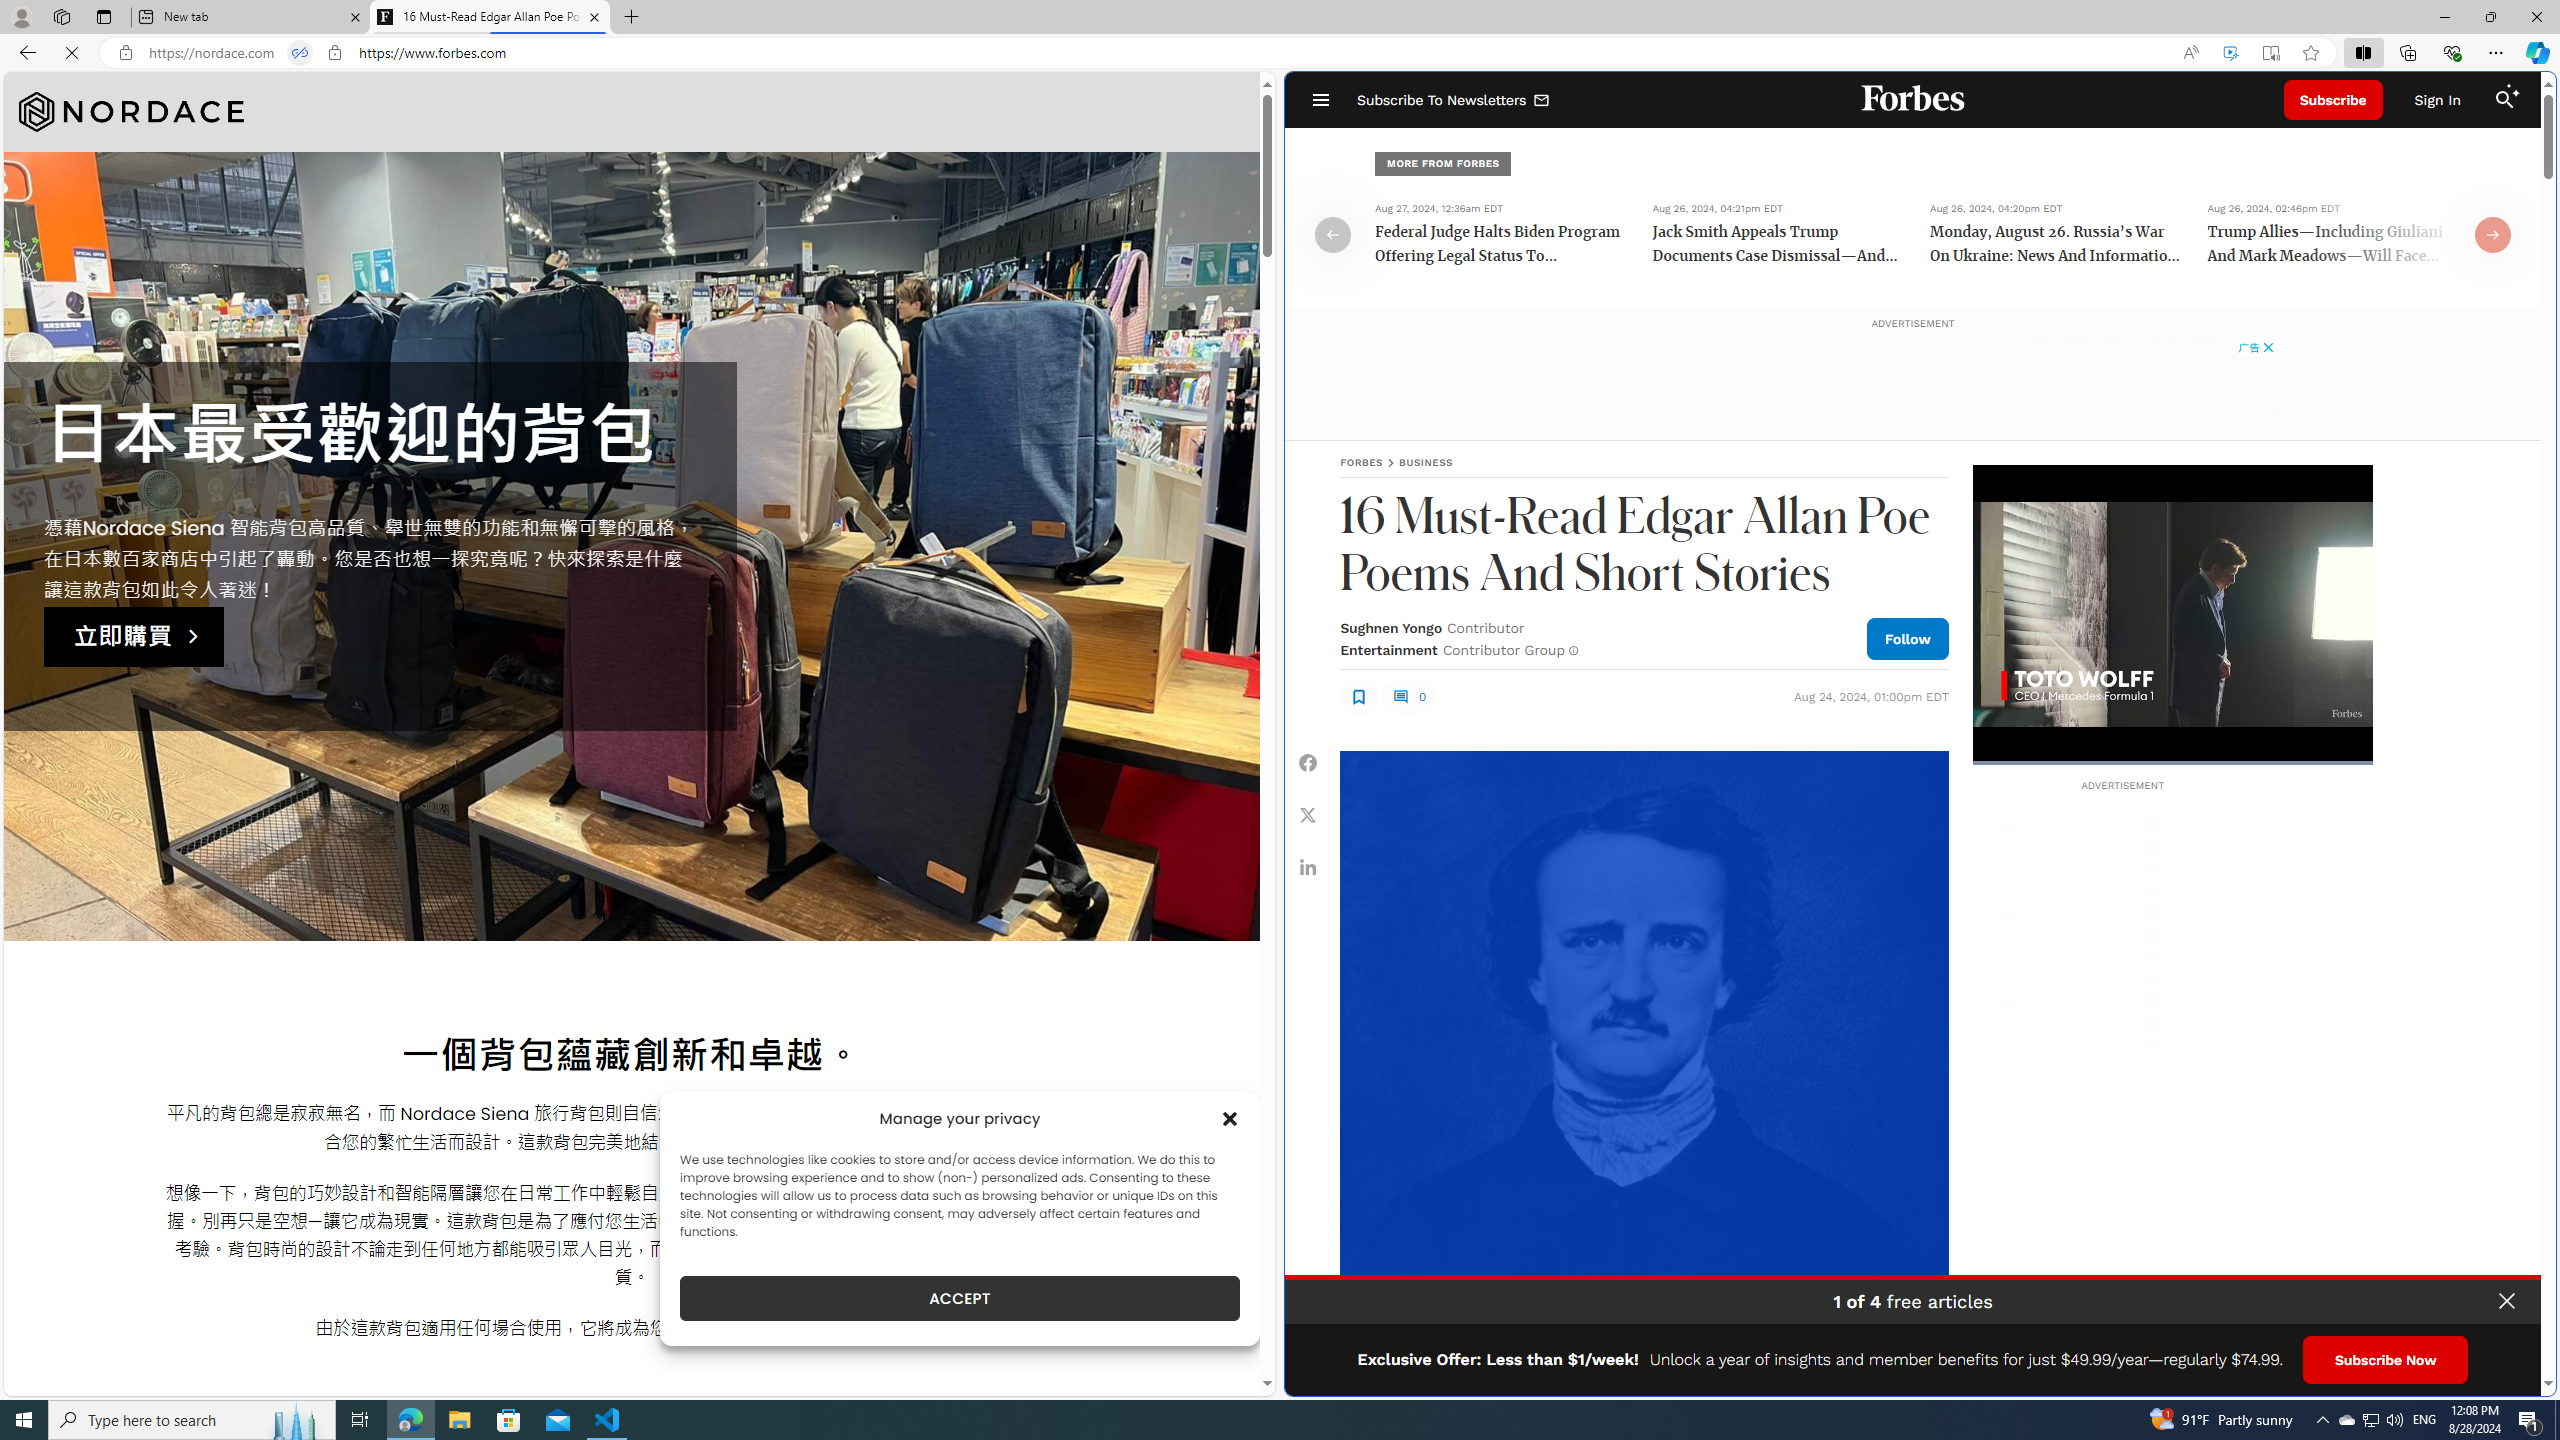  Describe the element at coordinates (2492, 233) in the screenshot. I see `'Class: fs-icon fs-icon--arrow-right'` at that location.